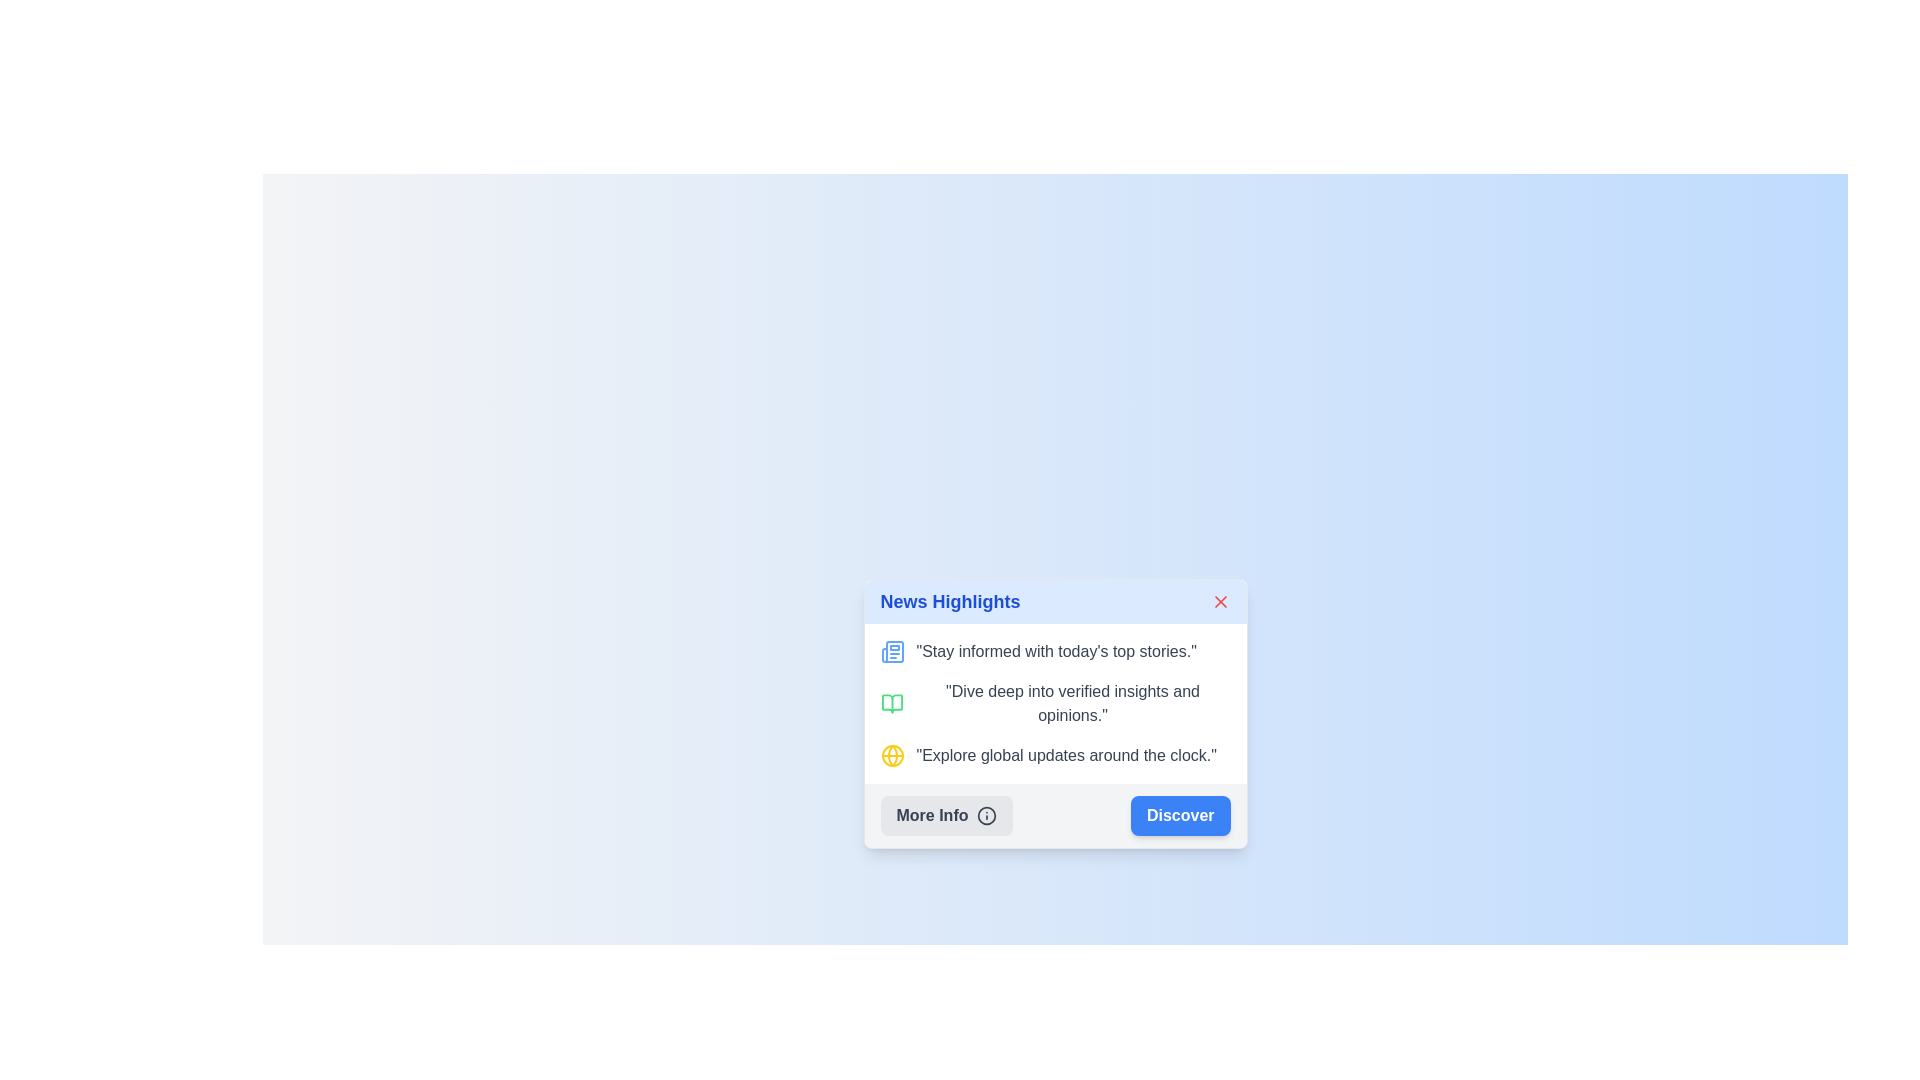 The width and height of the screenshot is (1920, 1080). What do you see at coordinates (1054, 651) in the screenshot?
I see `the first informational list item with the text 'Stay informed with today’s top stories.' and a blue newspaper icon, located under the 'News Highlights' title` at bounding box center [1054, 651].